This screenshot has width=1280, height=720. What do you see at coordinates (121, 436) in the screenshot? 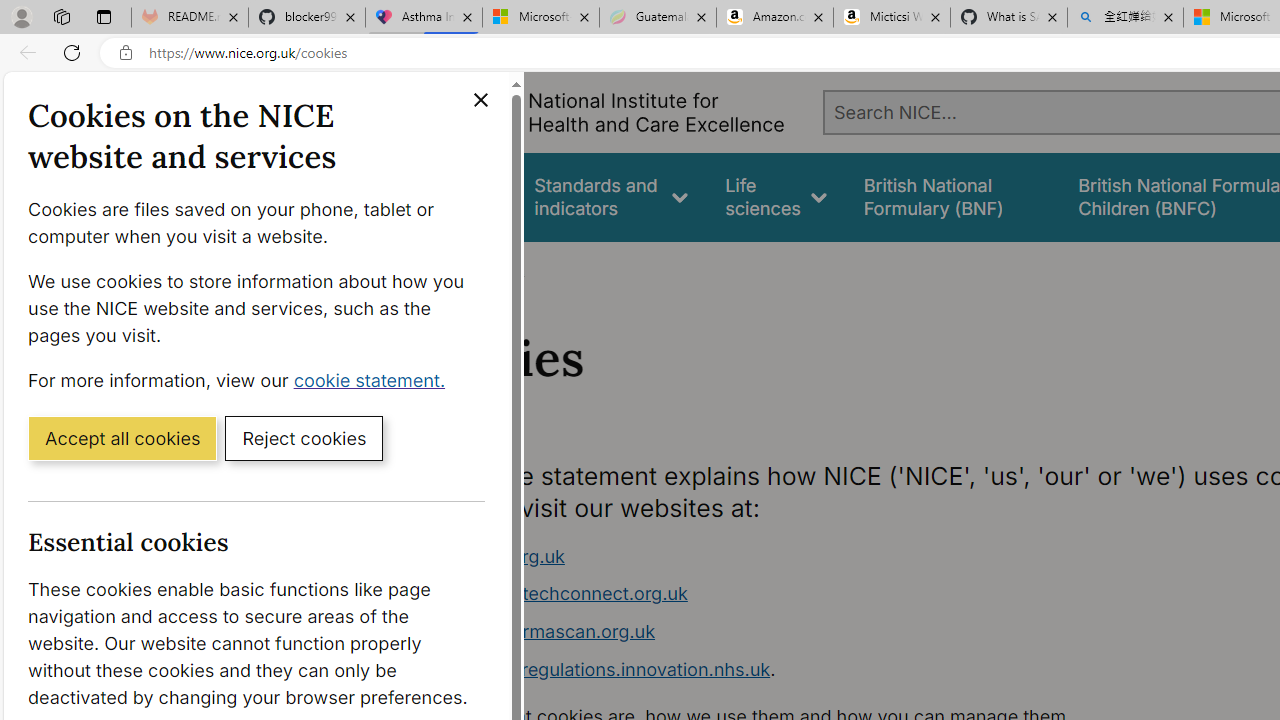
I see `'Accept all cookies'` at bounding box center [121, 436].